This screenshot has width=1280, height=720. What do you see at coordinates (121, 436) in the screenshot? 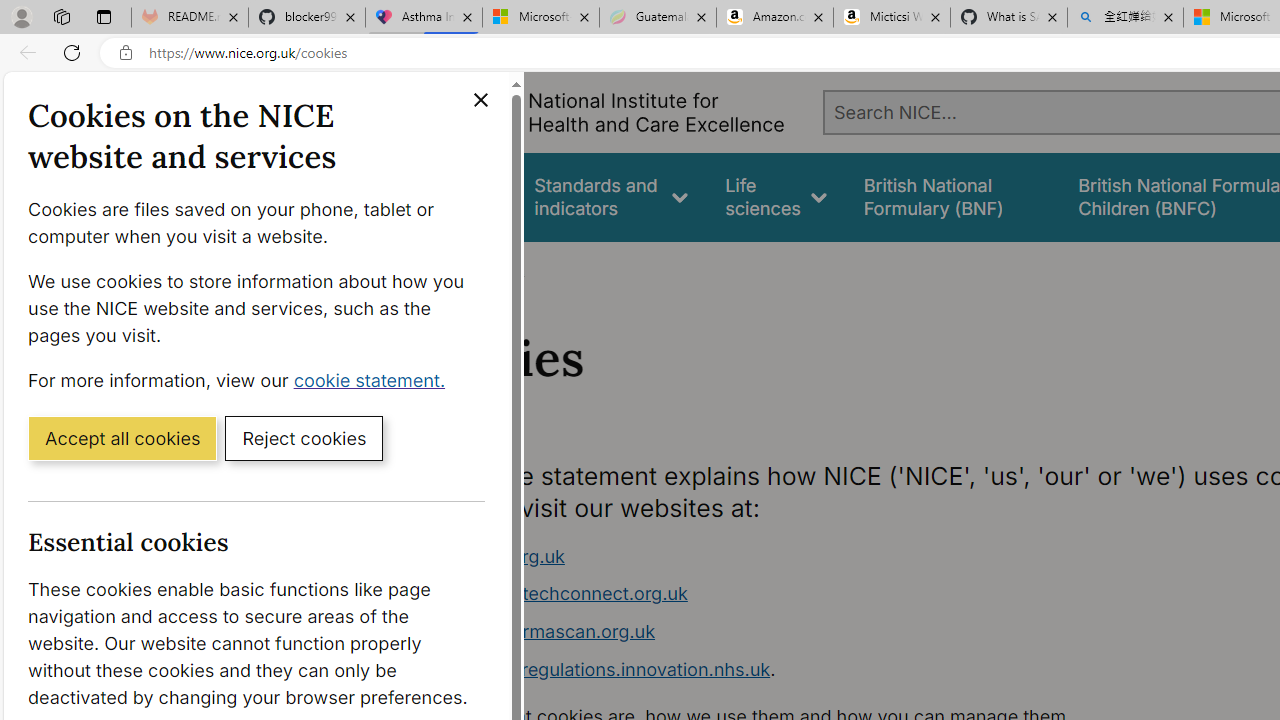
I see `'Accept all cookies'` at bounding box center [121, 436].